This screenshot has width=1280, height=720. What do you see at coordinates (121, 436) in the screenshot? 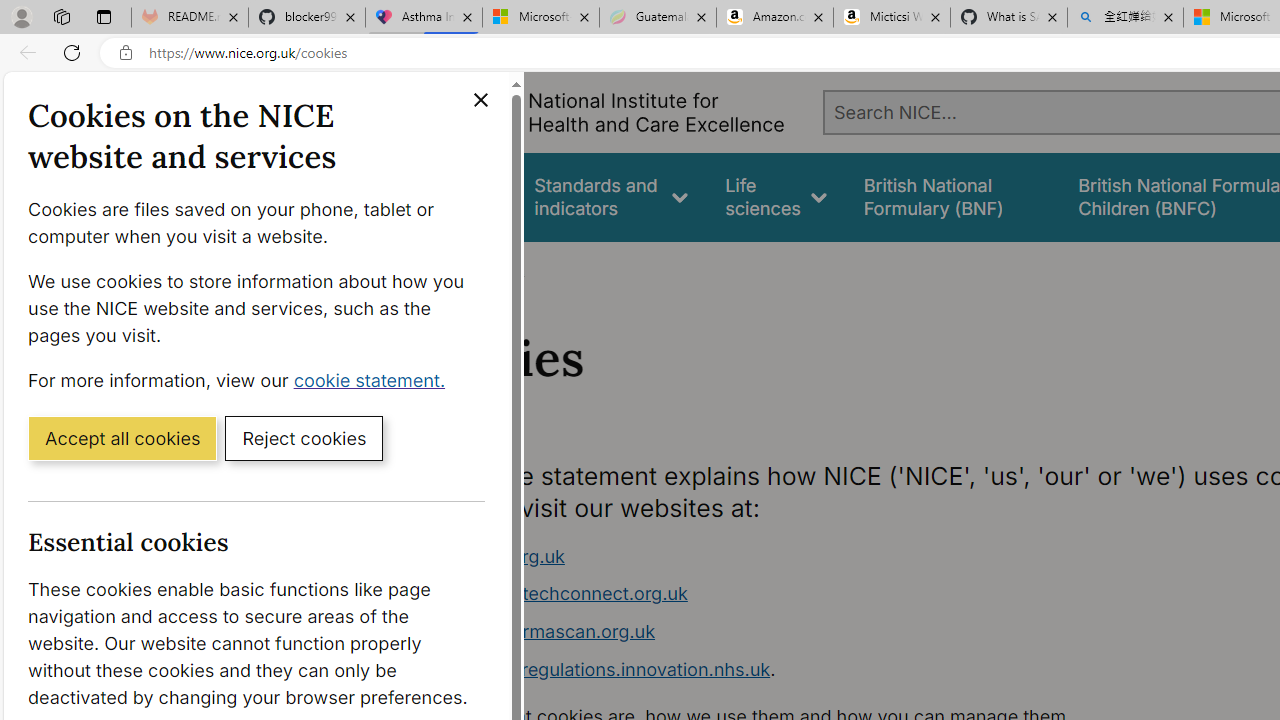
I see `'Accept all cookies'` at bounding box center [121, 436].